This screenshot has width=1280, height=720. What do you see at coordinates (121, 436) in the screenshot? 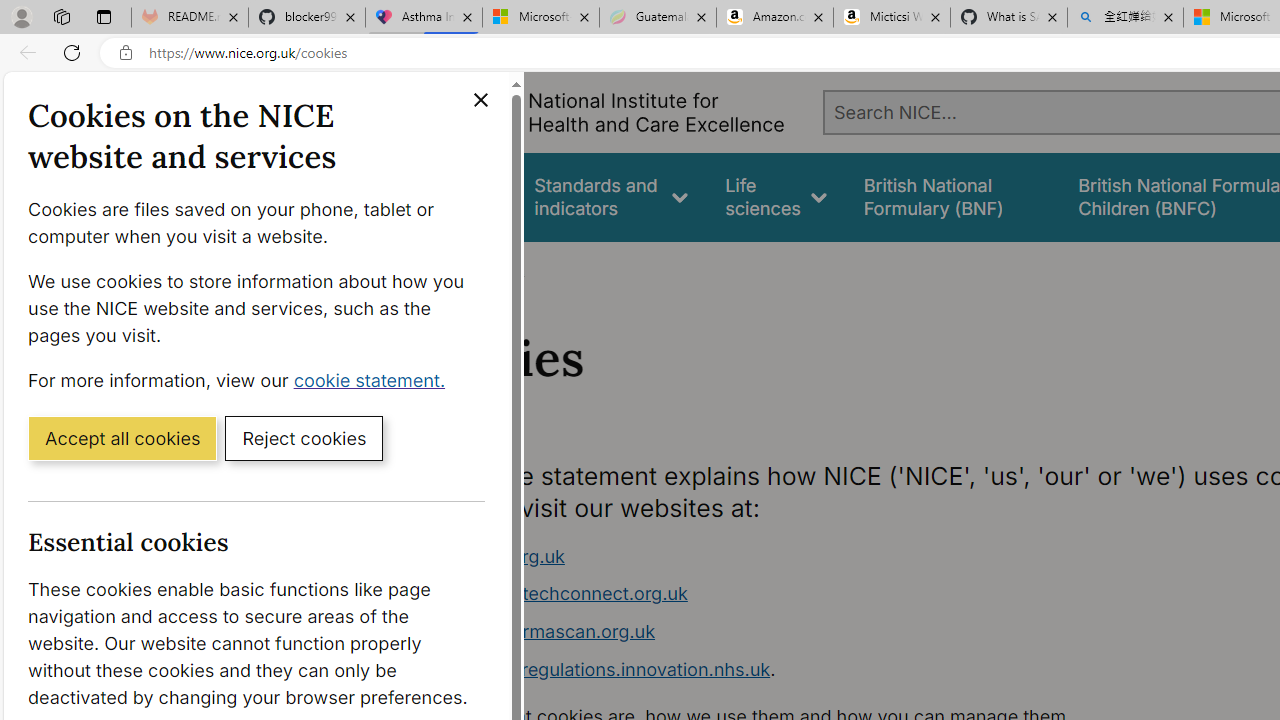
I see `'Accept all cookies'` at bounding box center [121, 436].